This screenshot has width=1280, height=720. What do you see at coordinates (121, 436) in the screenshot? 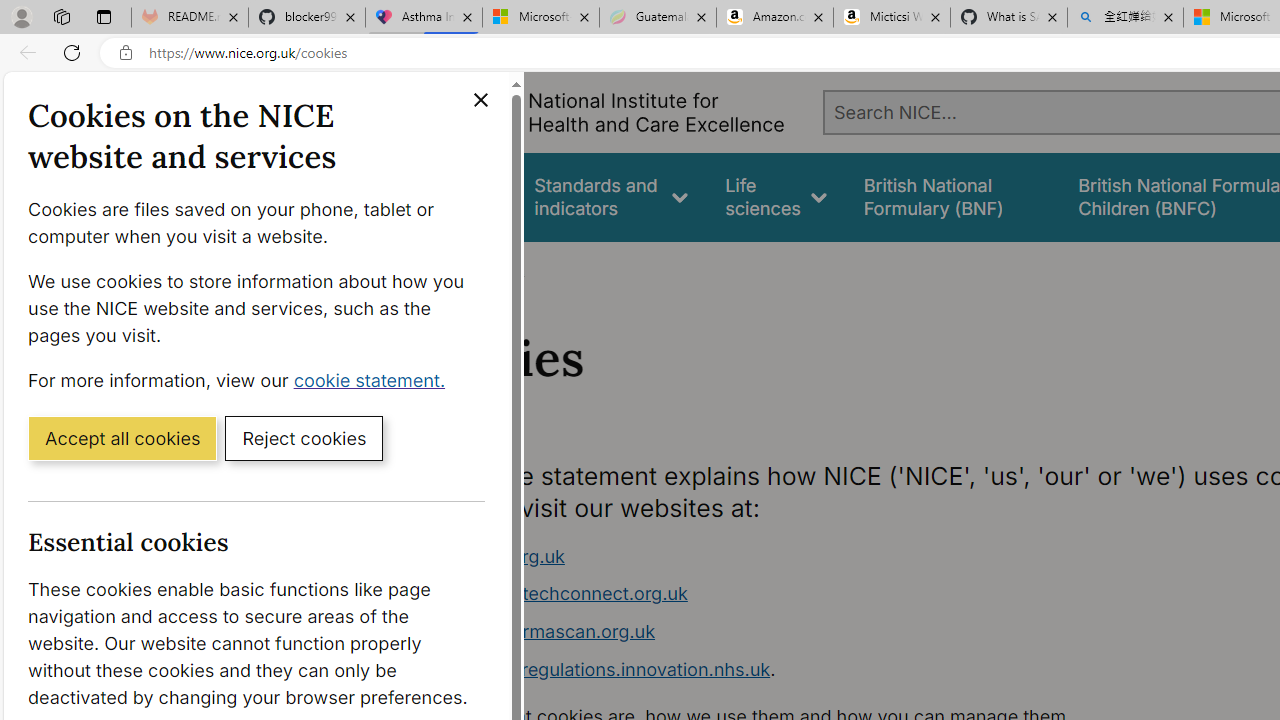
I see `'Accept all cookies'` at bounding box center [121, 436].